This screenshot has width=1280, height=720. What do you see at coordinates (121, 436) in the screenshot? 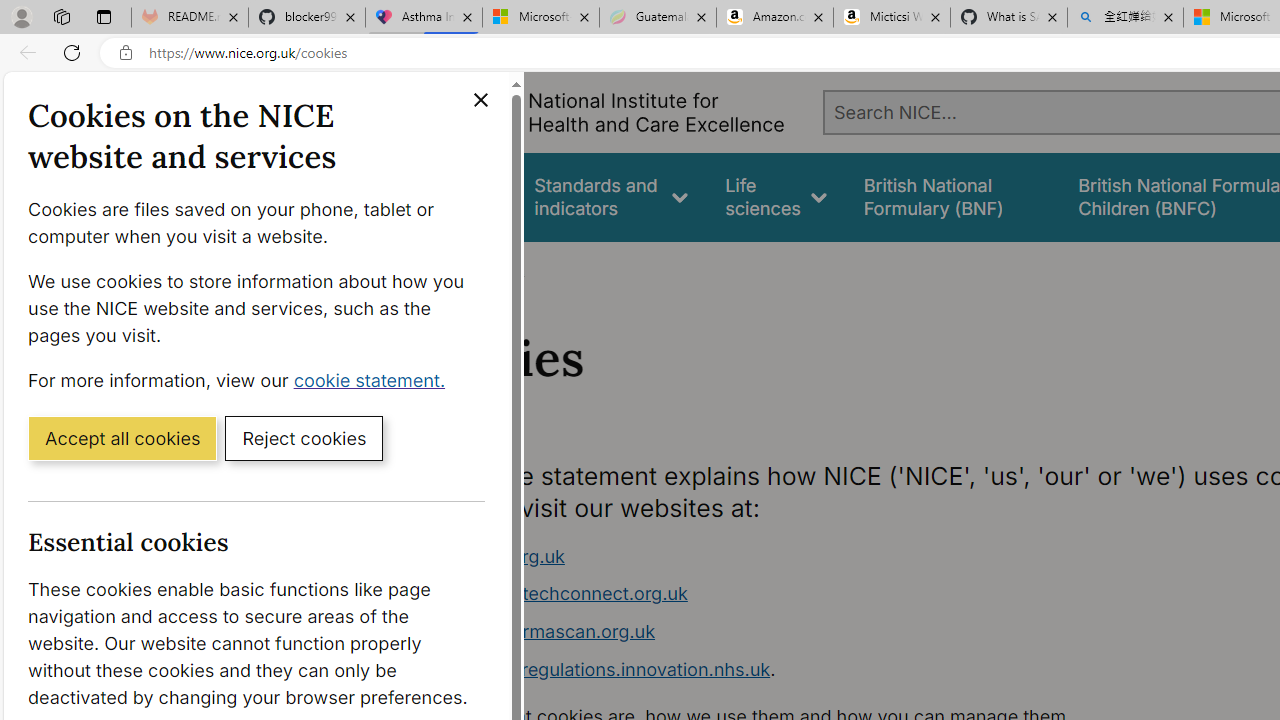
I see `'Accept all cookies'` at bounding box center [121, 436].